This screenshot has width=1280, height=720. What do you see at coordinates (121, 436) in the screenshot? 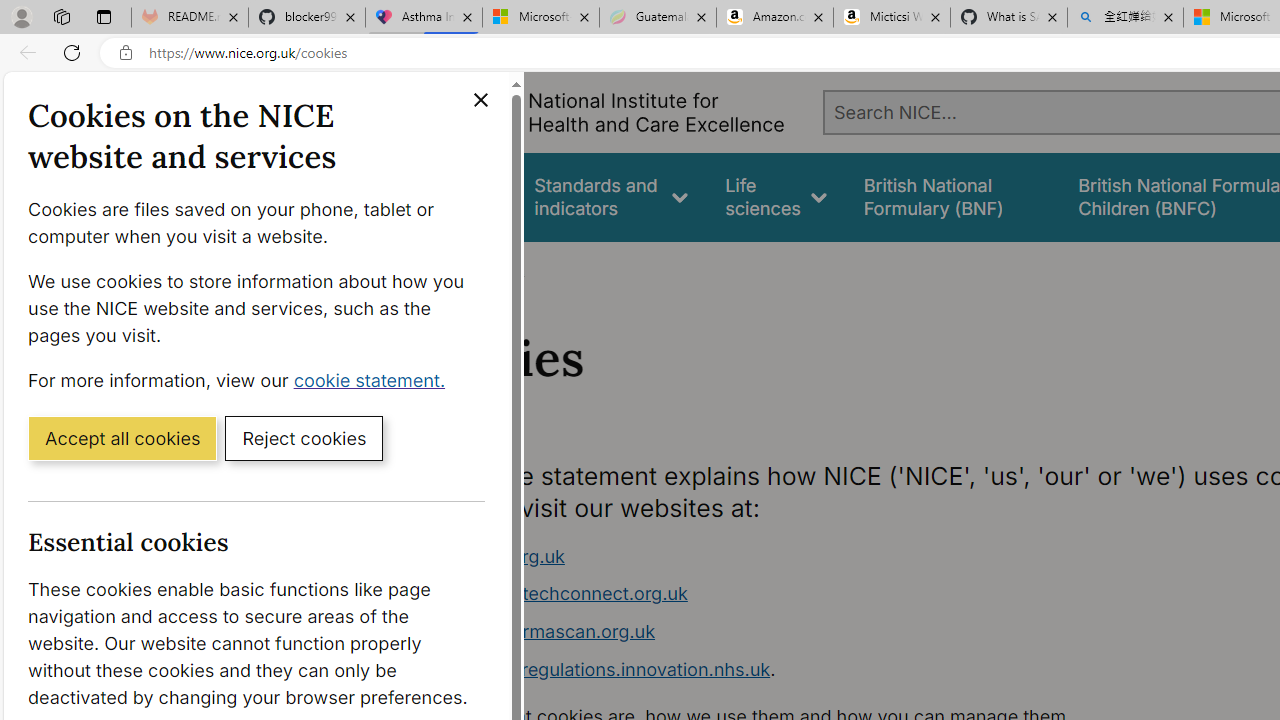
I see `'Accept all cookies'` at bounding box center [121, 436].